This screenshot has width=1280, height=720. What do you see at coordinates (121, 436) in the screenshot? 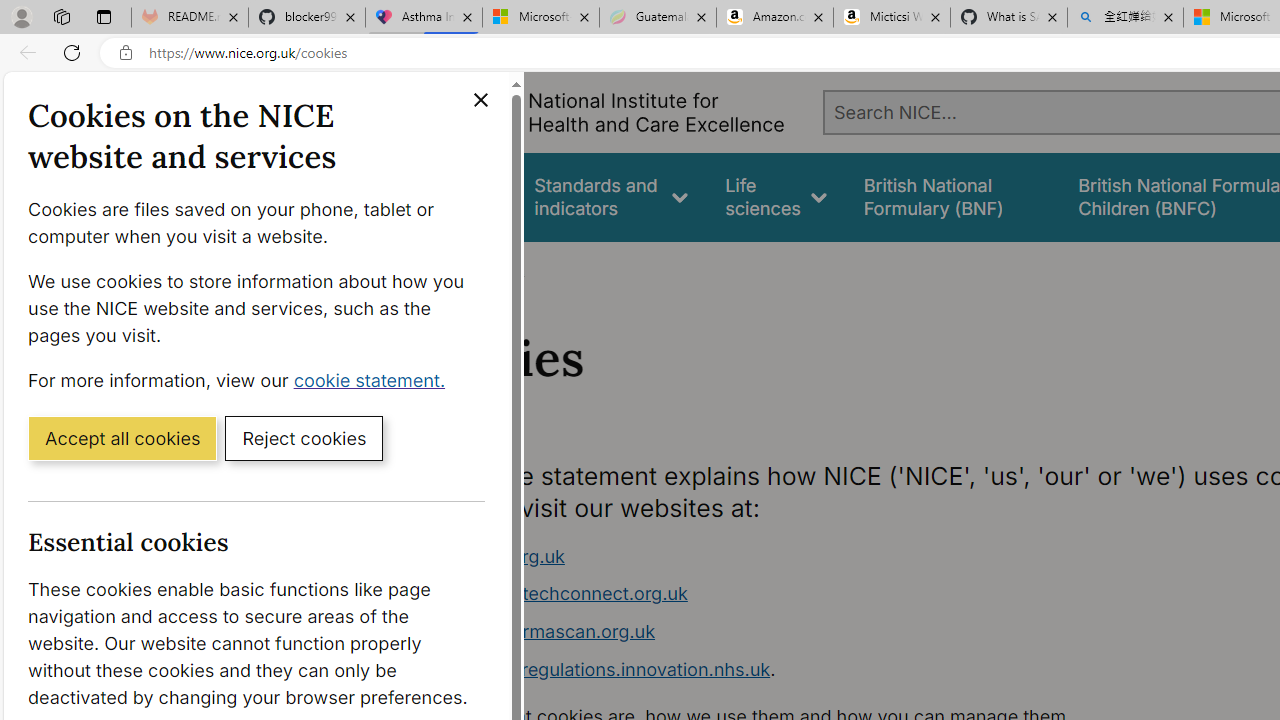
I see `'Accept all cookies'` at bounding box center [121, 436].